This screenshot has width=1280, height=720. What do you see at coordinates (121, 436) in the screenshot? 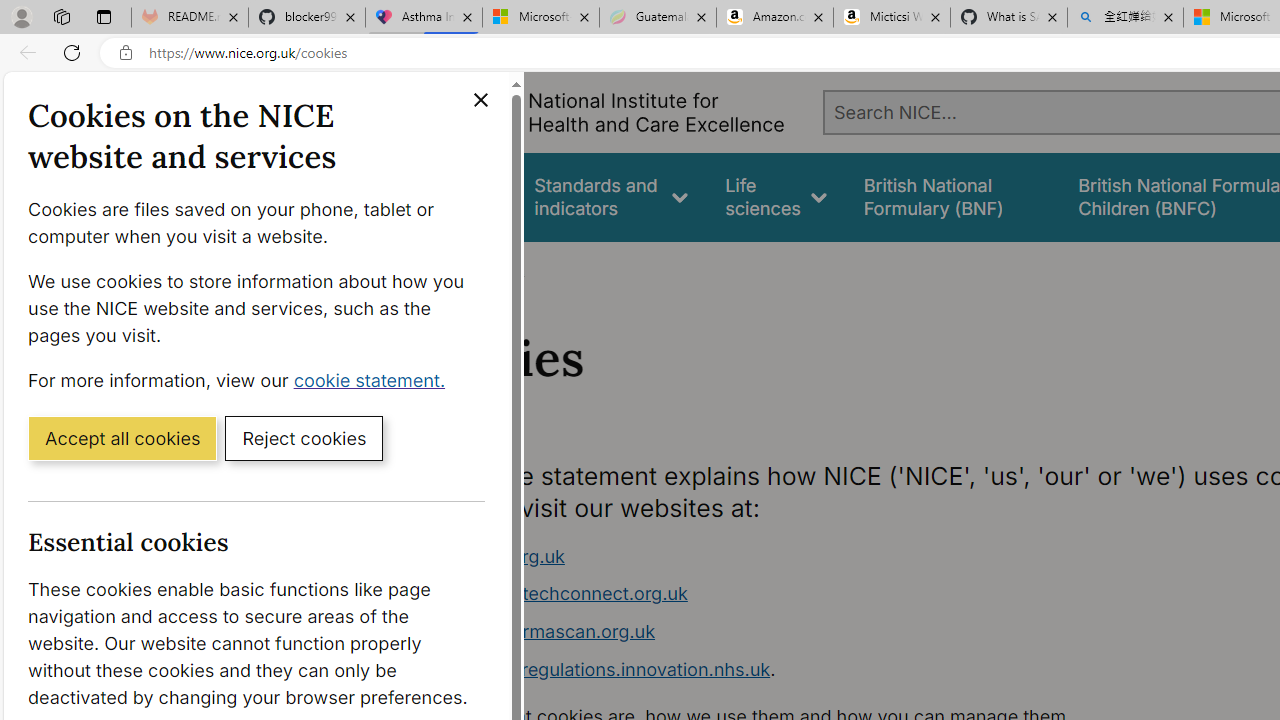
I see `'Accept all cookies'` at bounding box center [121, 436].